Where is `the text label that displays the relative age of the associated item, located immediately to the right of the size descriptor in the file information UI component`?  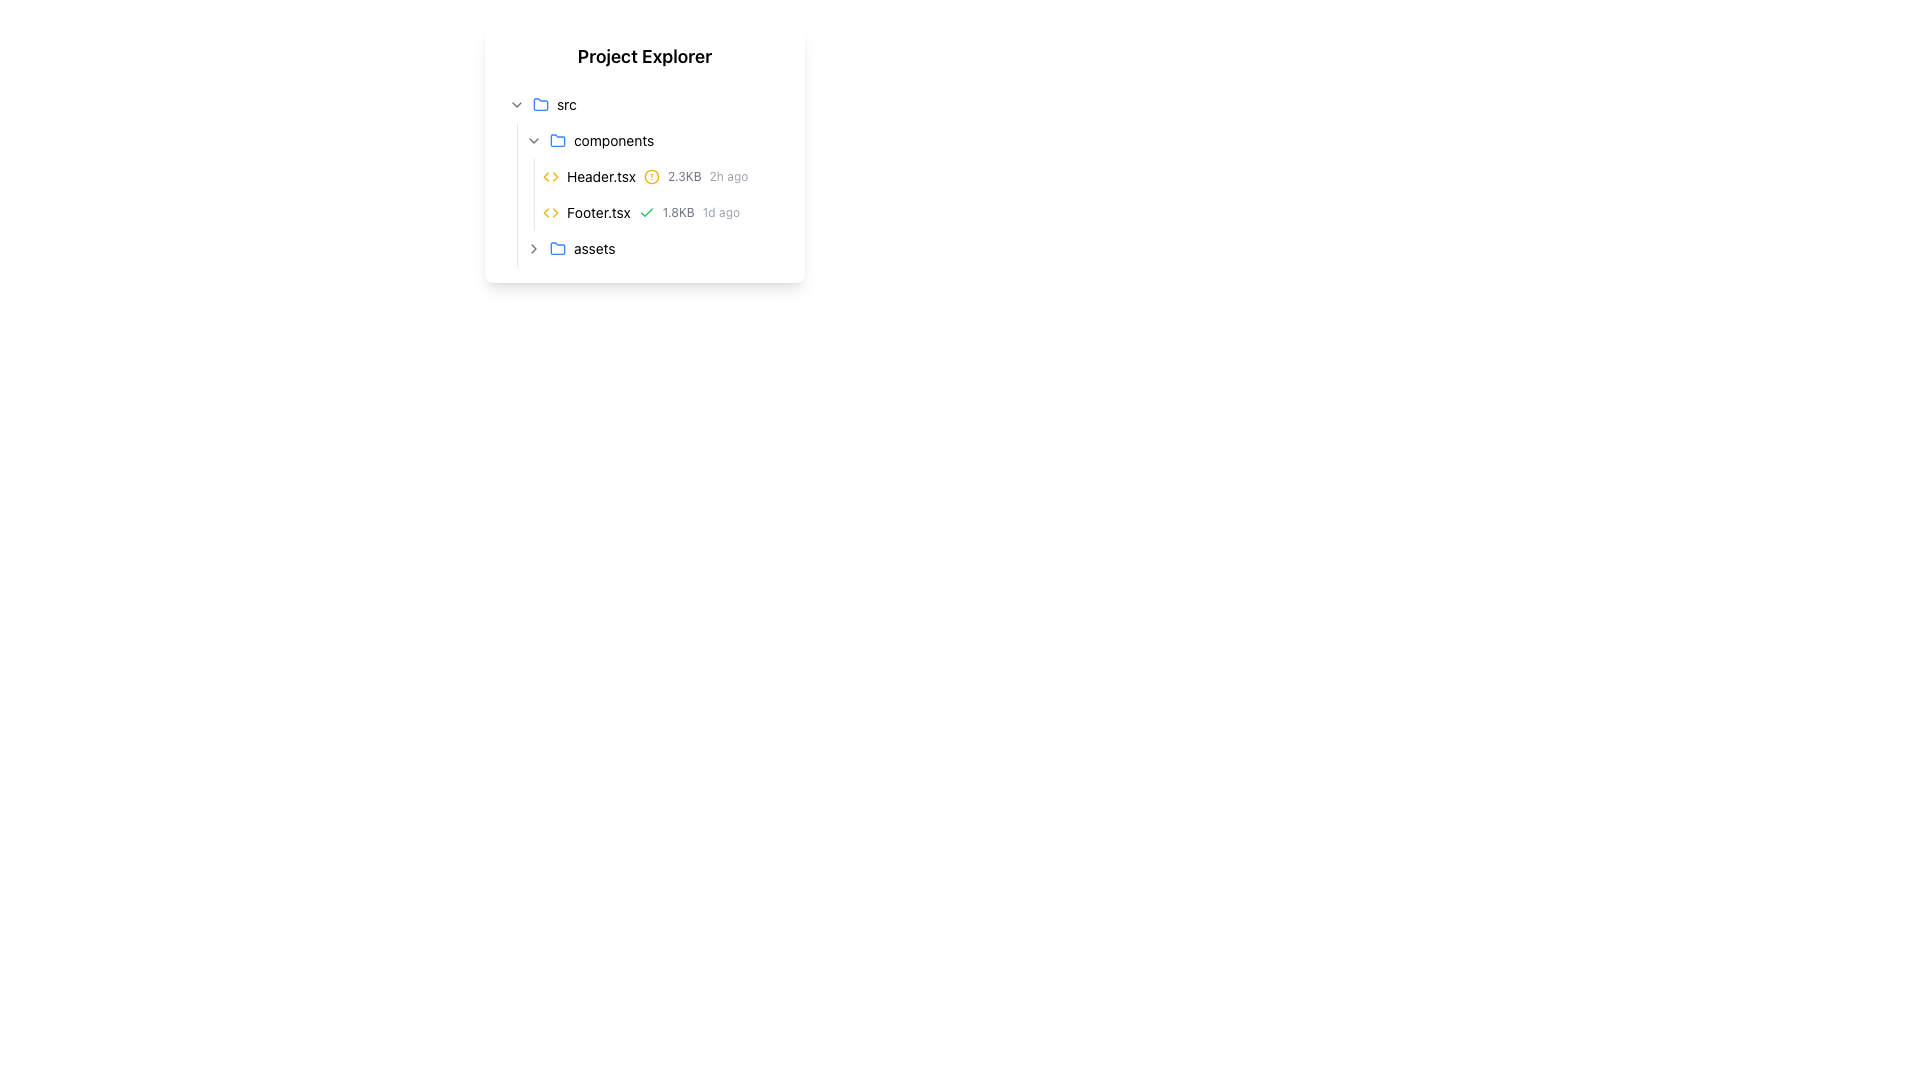 the text label that displays the relative age of the associated item, located immediately to the right of the size descriptor in the file information UI component is located at coordinates (720, 212).